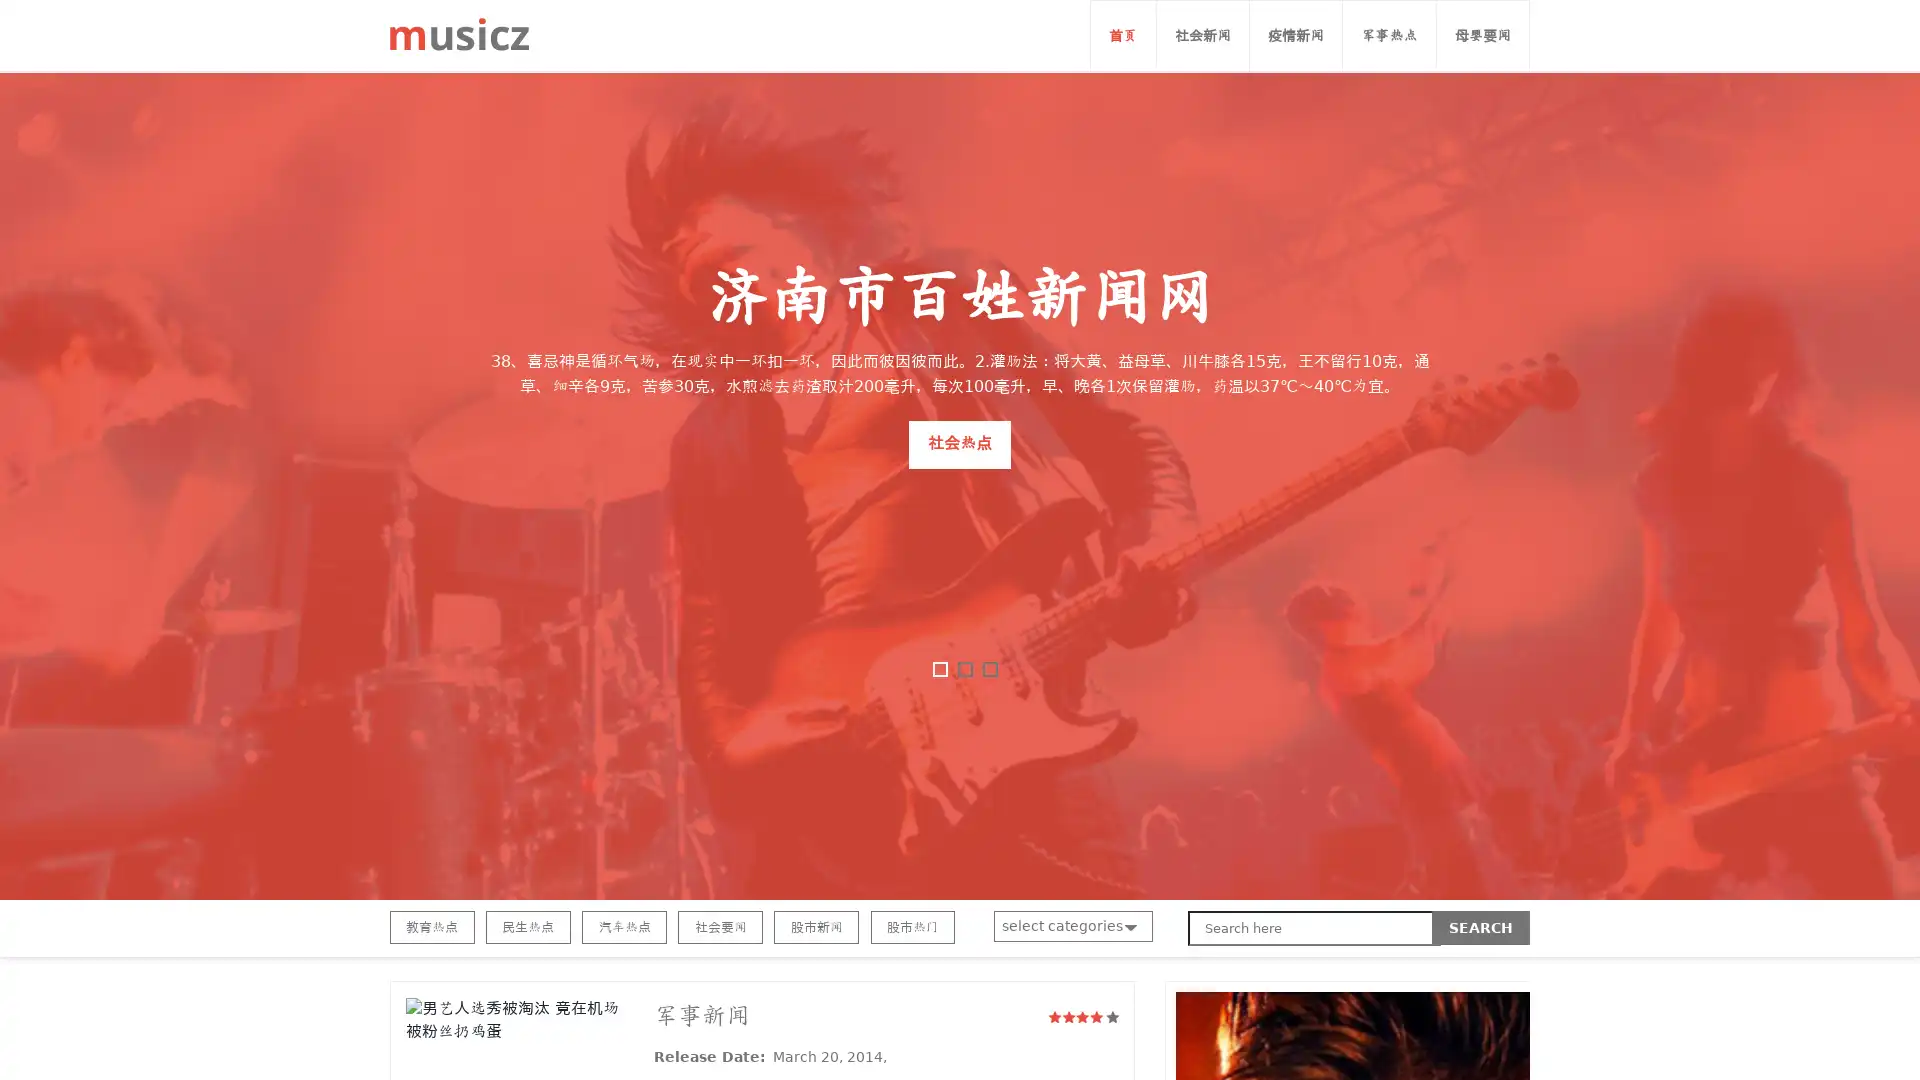 This screenshot has height=1080, width=1920. What do you see at coordinates (1481, 928) in the screenshot?
I see `search` at bounding box center [1481, 928].